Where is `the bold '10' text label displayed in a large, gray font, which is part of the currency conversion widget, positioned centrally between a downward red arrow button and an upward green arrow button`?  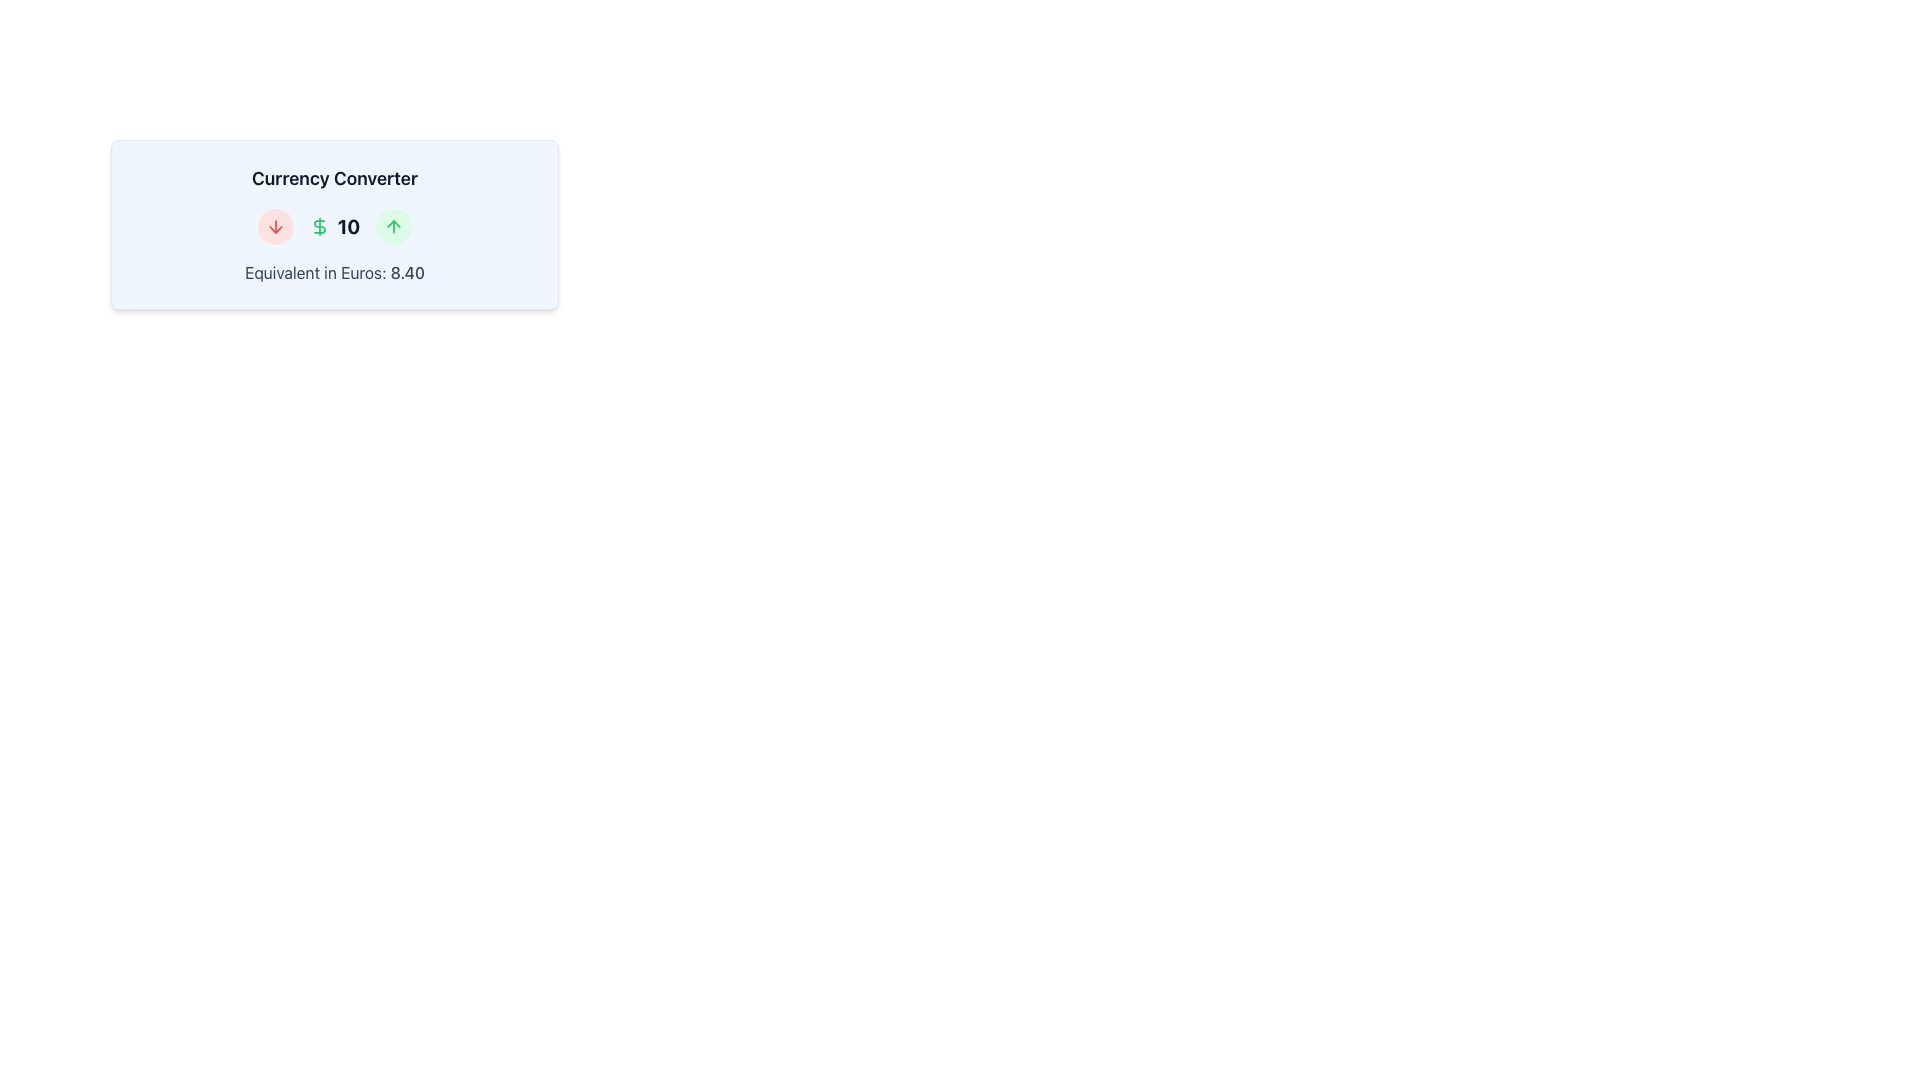
the bold '10' text label displayed in a large, gray font, which is part of the currency conversion widget, positioned centrally between a downward red arrow button and an upward green arrow button is located at coordinates (335, 226).